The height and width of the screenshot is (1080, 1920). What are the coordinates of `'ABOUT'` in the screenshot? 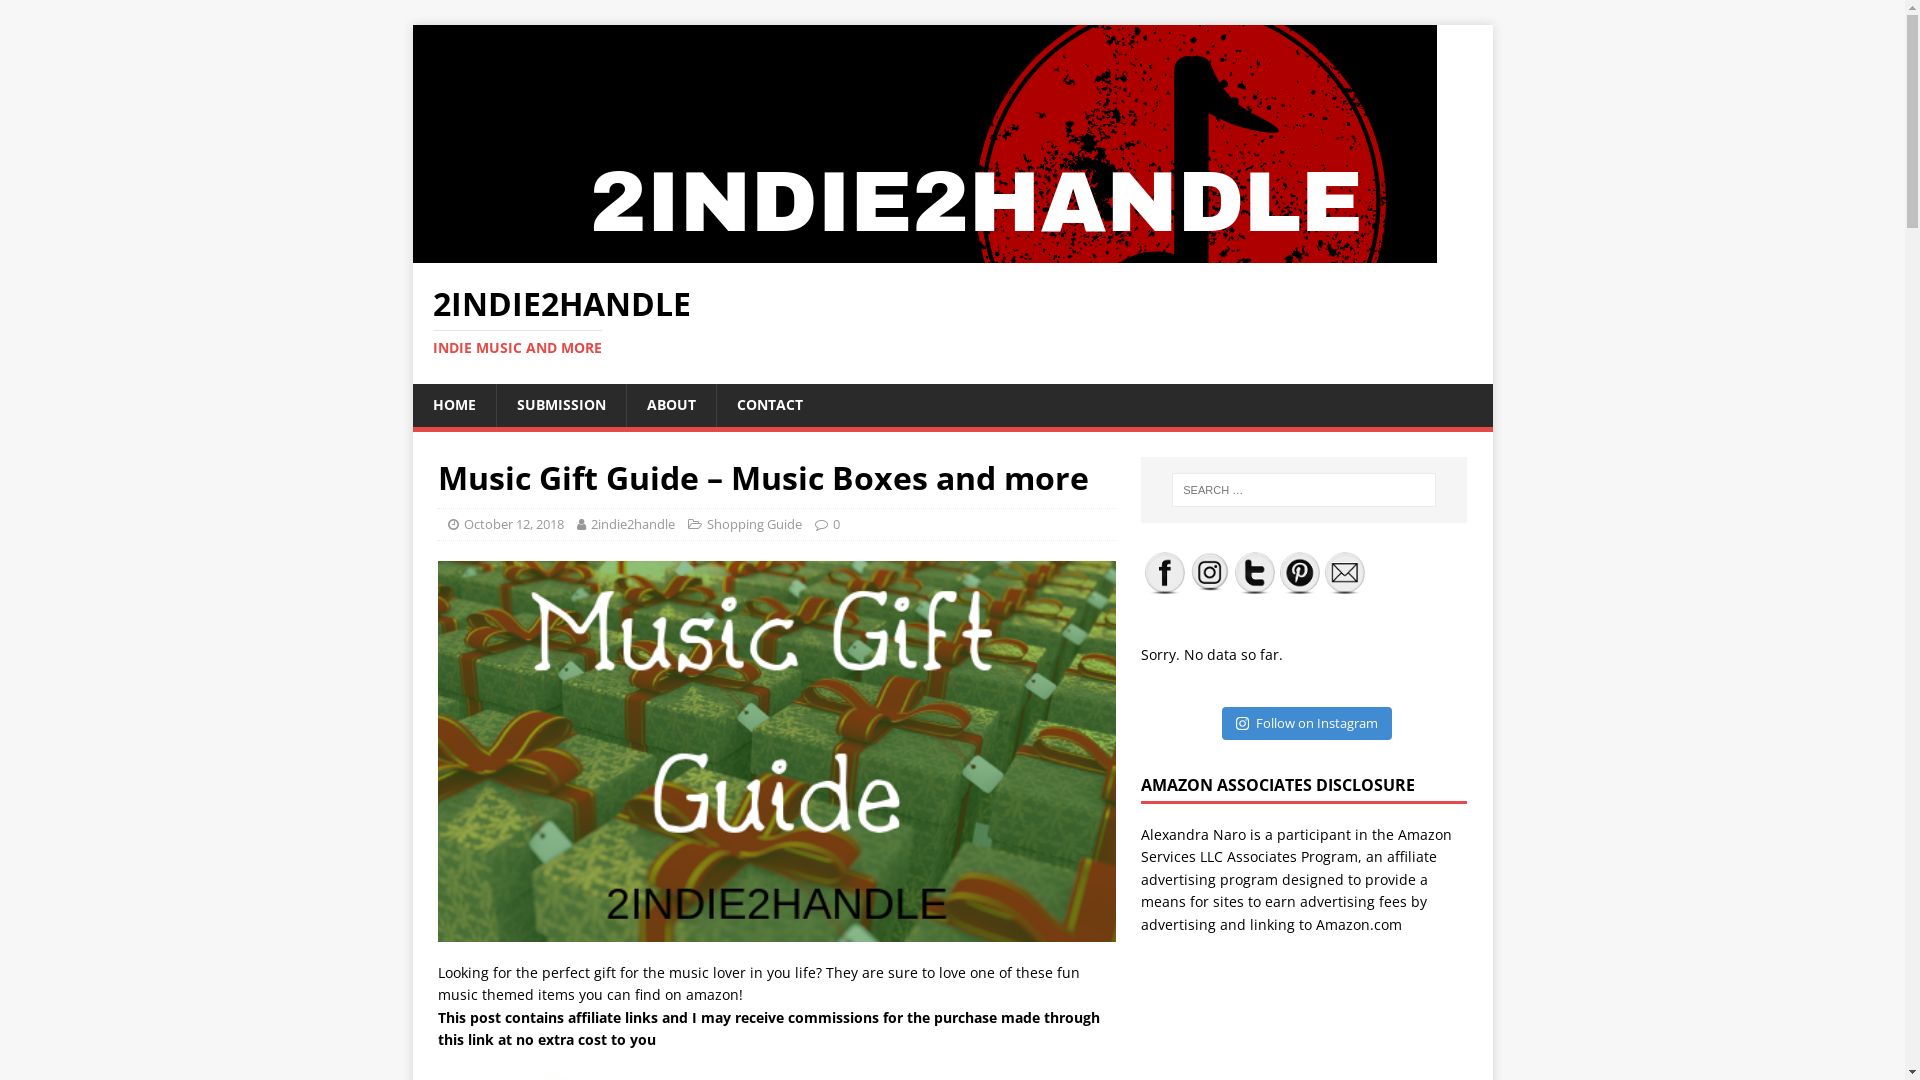 It's located at (671, 405).